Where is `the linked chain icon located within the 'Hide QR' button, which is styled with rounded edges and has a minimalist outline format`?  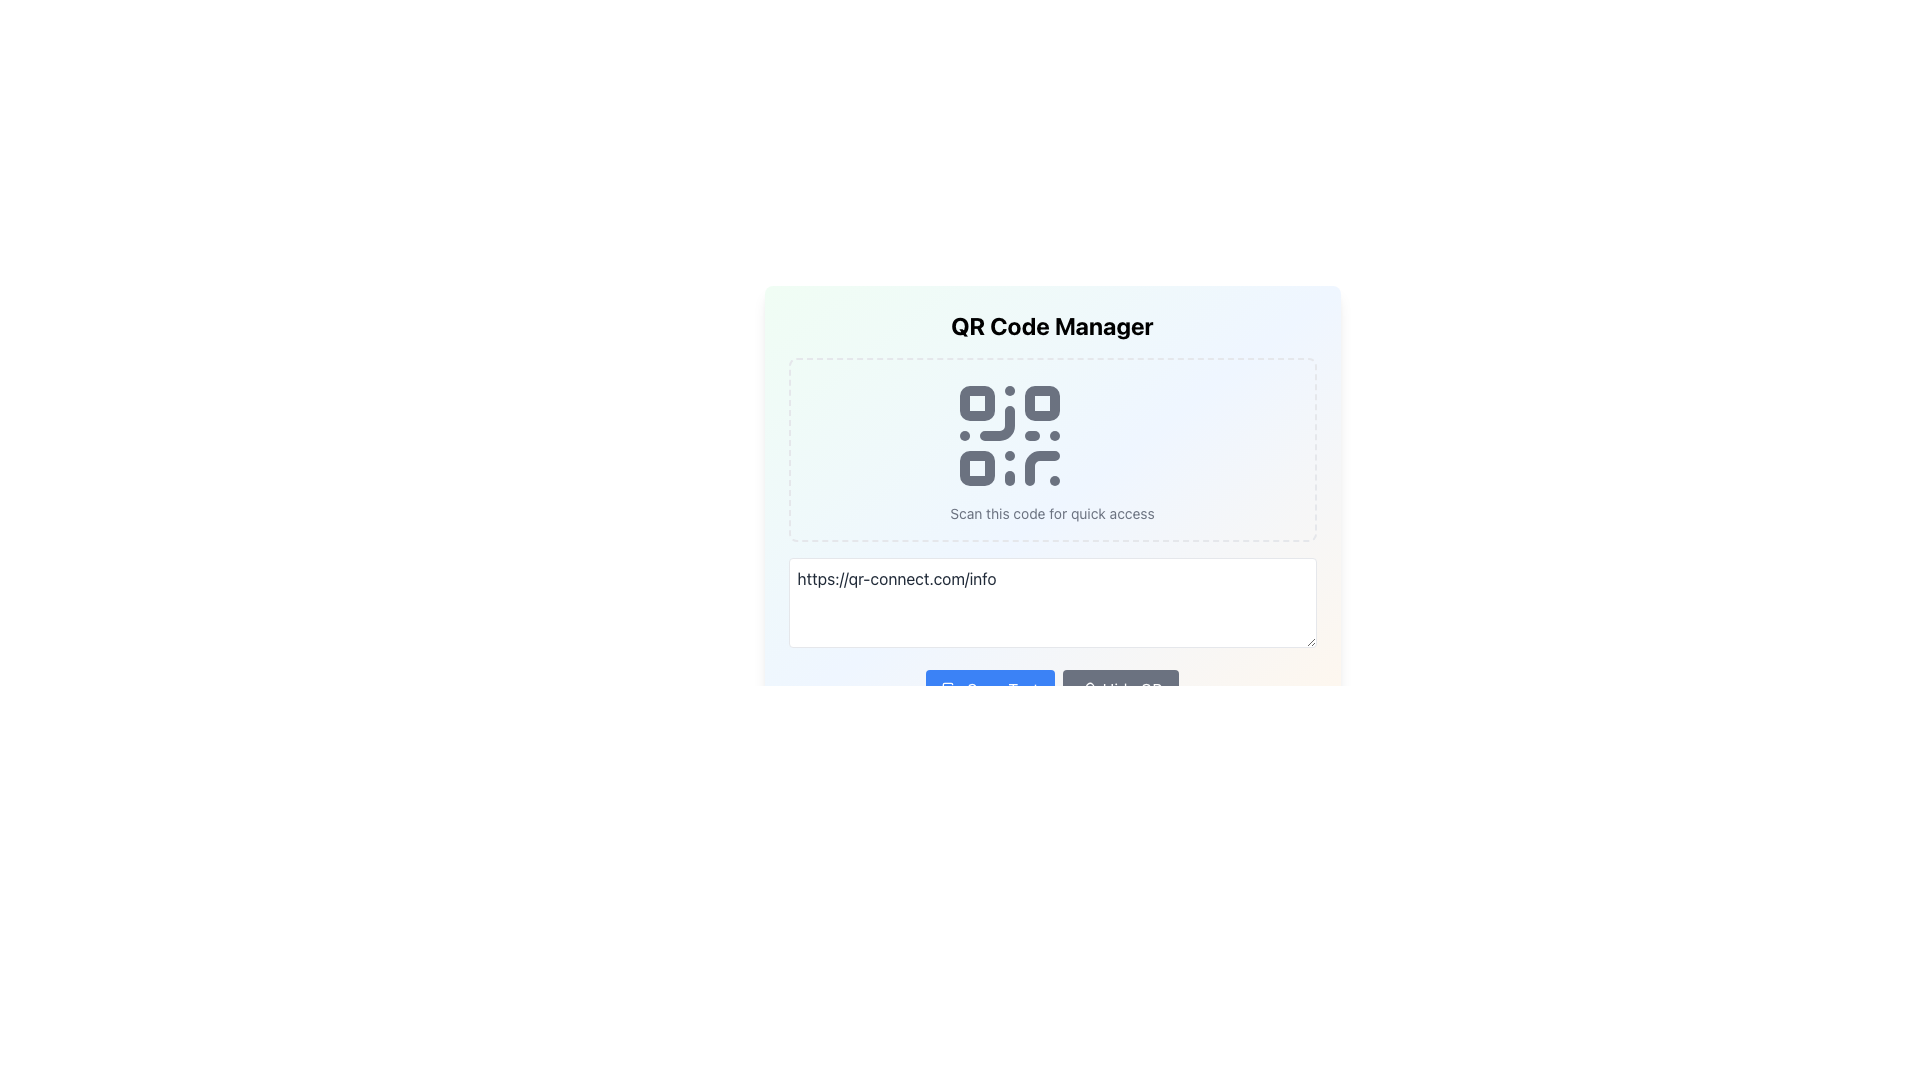
the linked chain icon located within the 'Hide QR' button, which is styled with rounded edges and has a minimalist outline format is located at coordinates (1085, 689).